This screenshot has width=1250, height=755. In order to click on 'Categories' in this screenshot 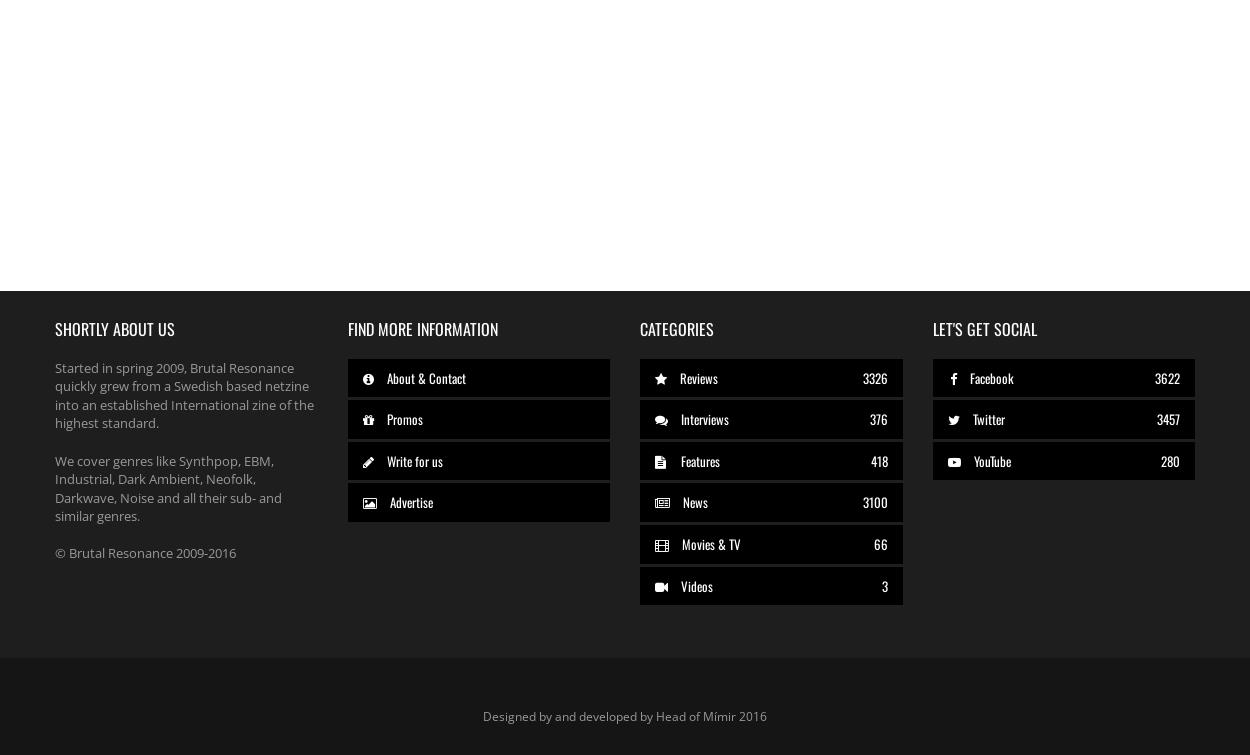, I will do `click(677, 329)`.